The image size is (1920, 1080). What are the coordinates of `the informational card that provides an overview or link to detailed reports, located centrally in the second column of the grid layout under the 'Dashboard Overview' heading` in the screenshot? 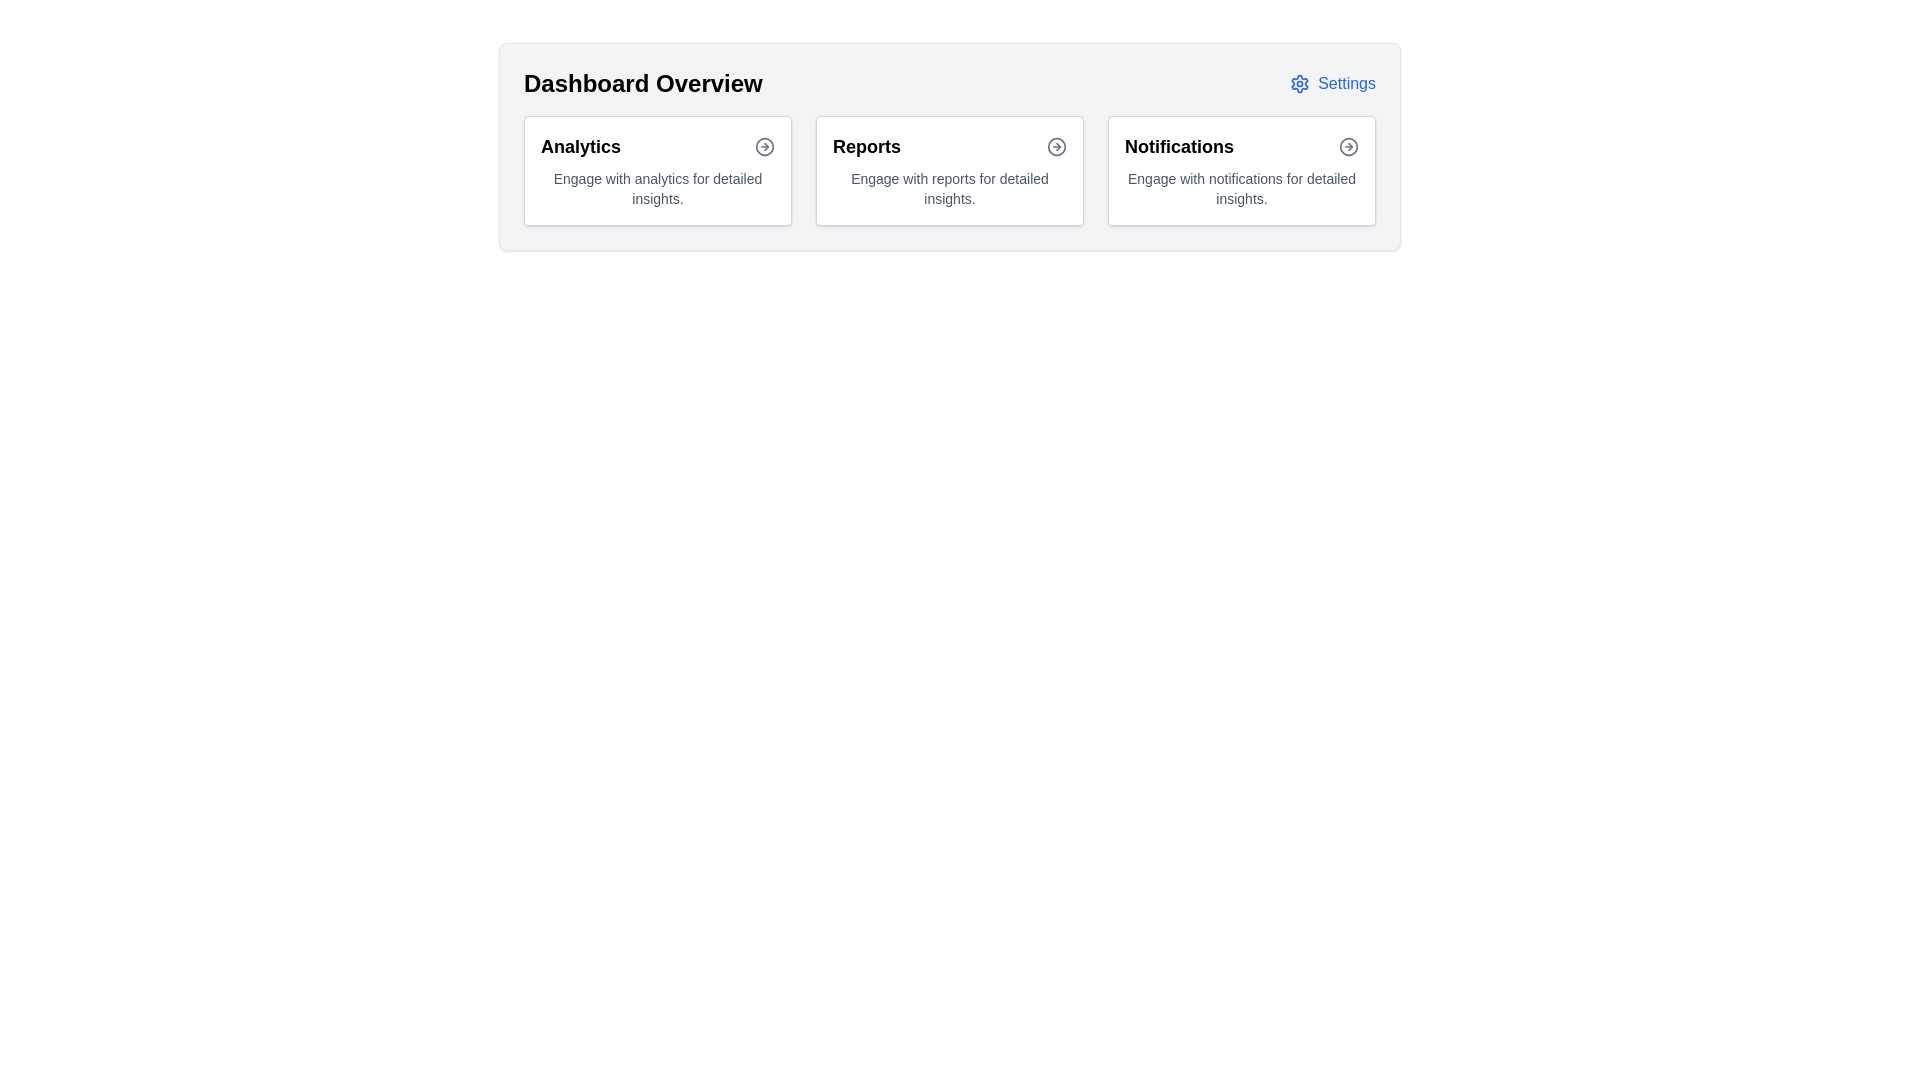 It's located at (949, 169).